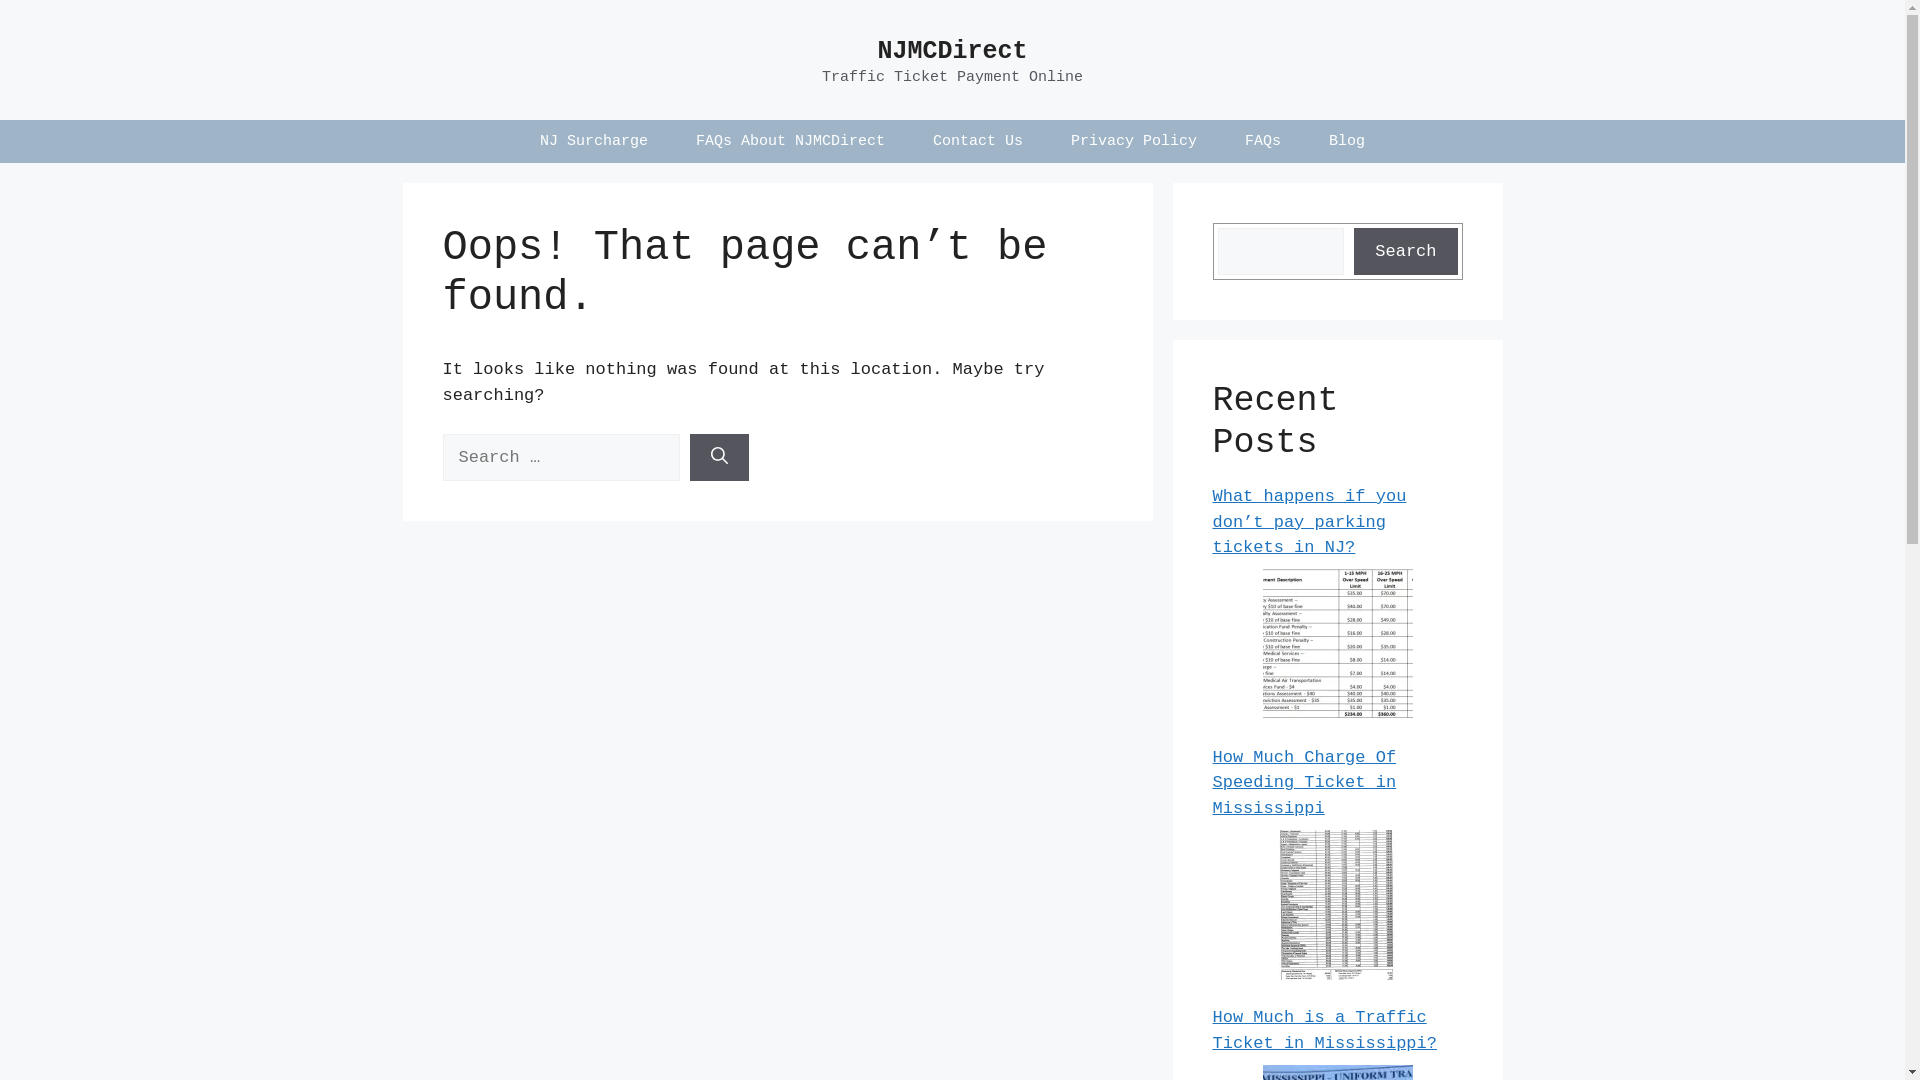  What do you see at coordinates (978, 140) in the screenshot?
I see `'Contact Us'` at bounding box center [978, 140].